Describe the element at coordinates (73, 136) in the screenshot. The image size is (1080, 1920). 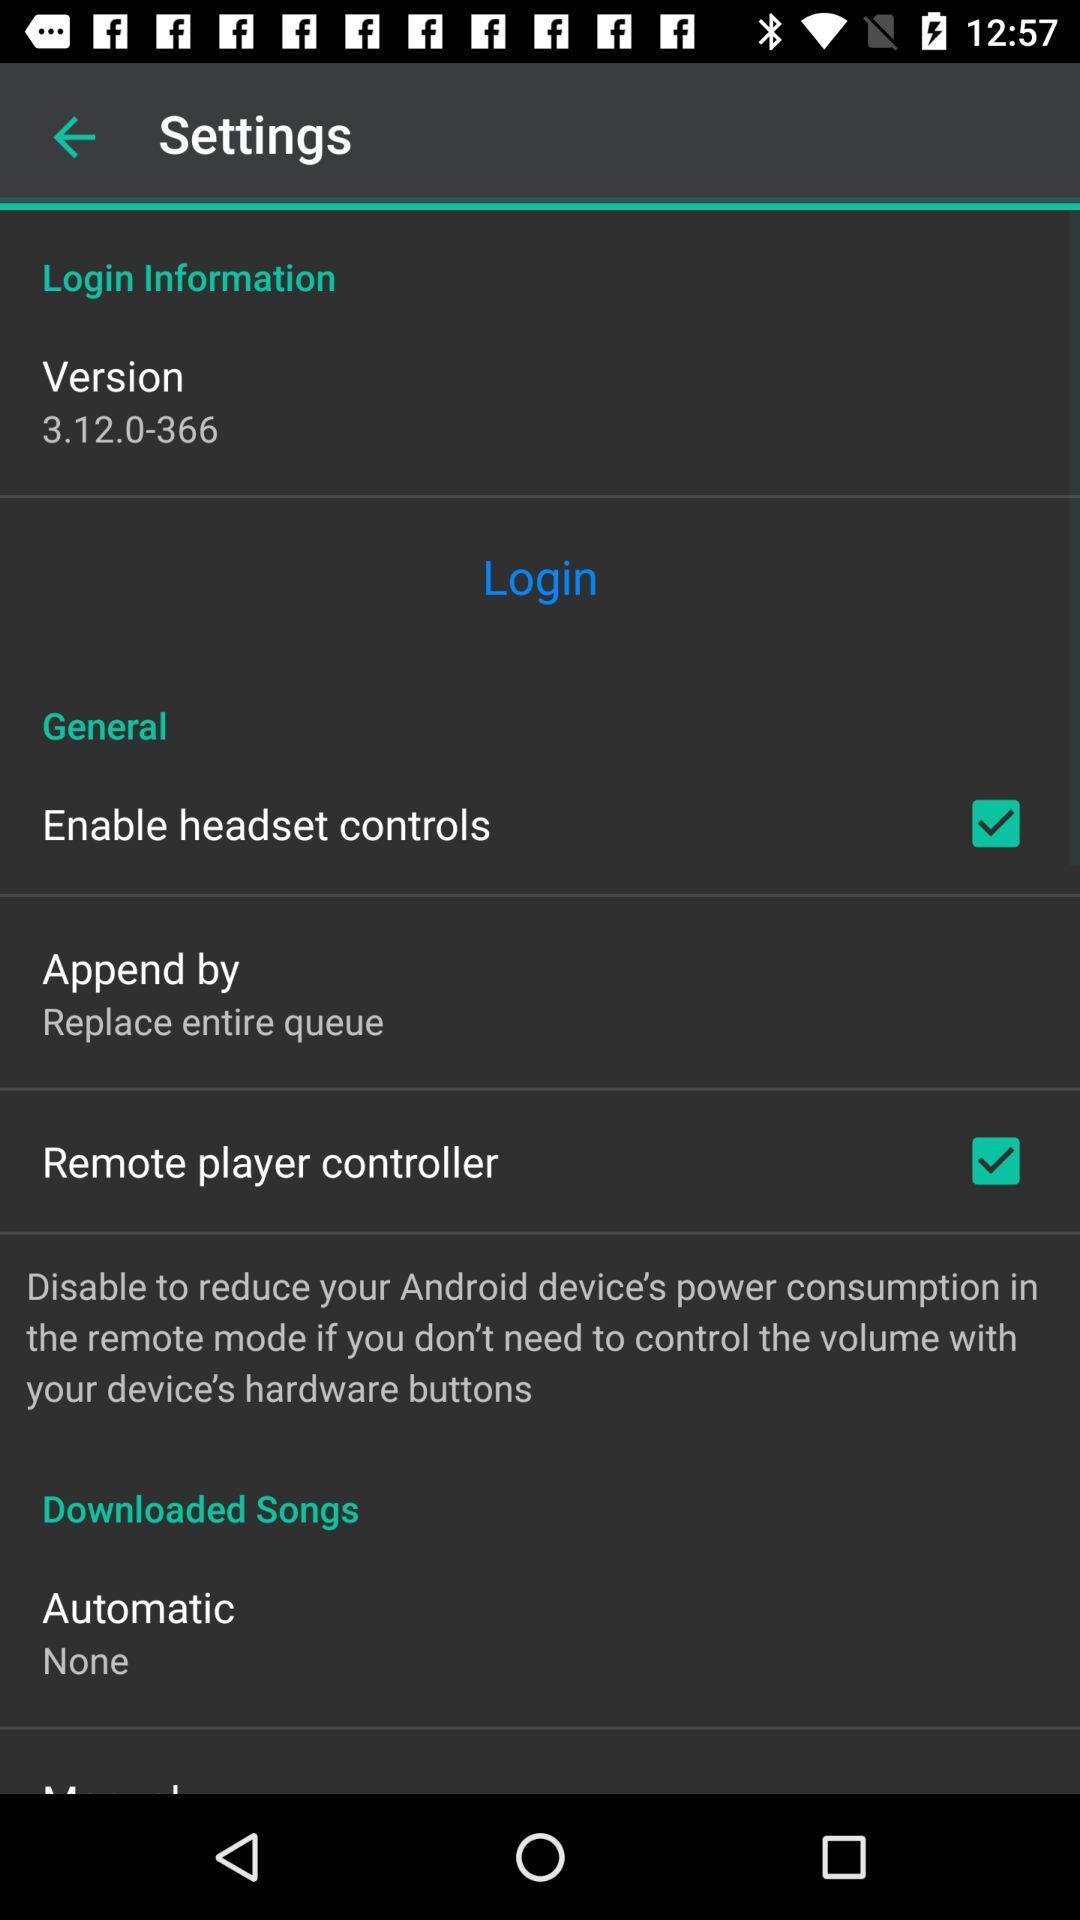
I see `the item next to settings icon` at that location.